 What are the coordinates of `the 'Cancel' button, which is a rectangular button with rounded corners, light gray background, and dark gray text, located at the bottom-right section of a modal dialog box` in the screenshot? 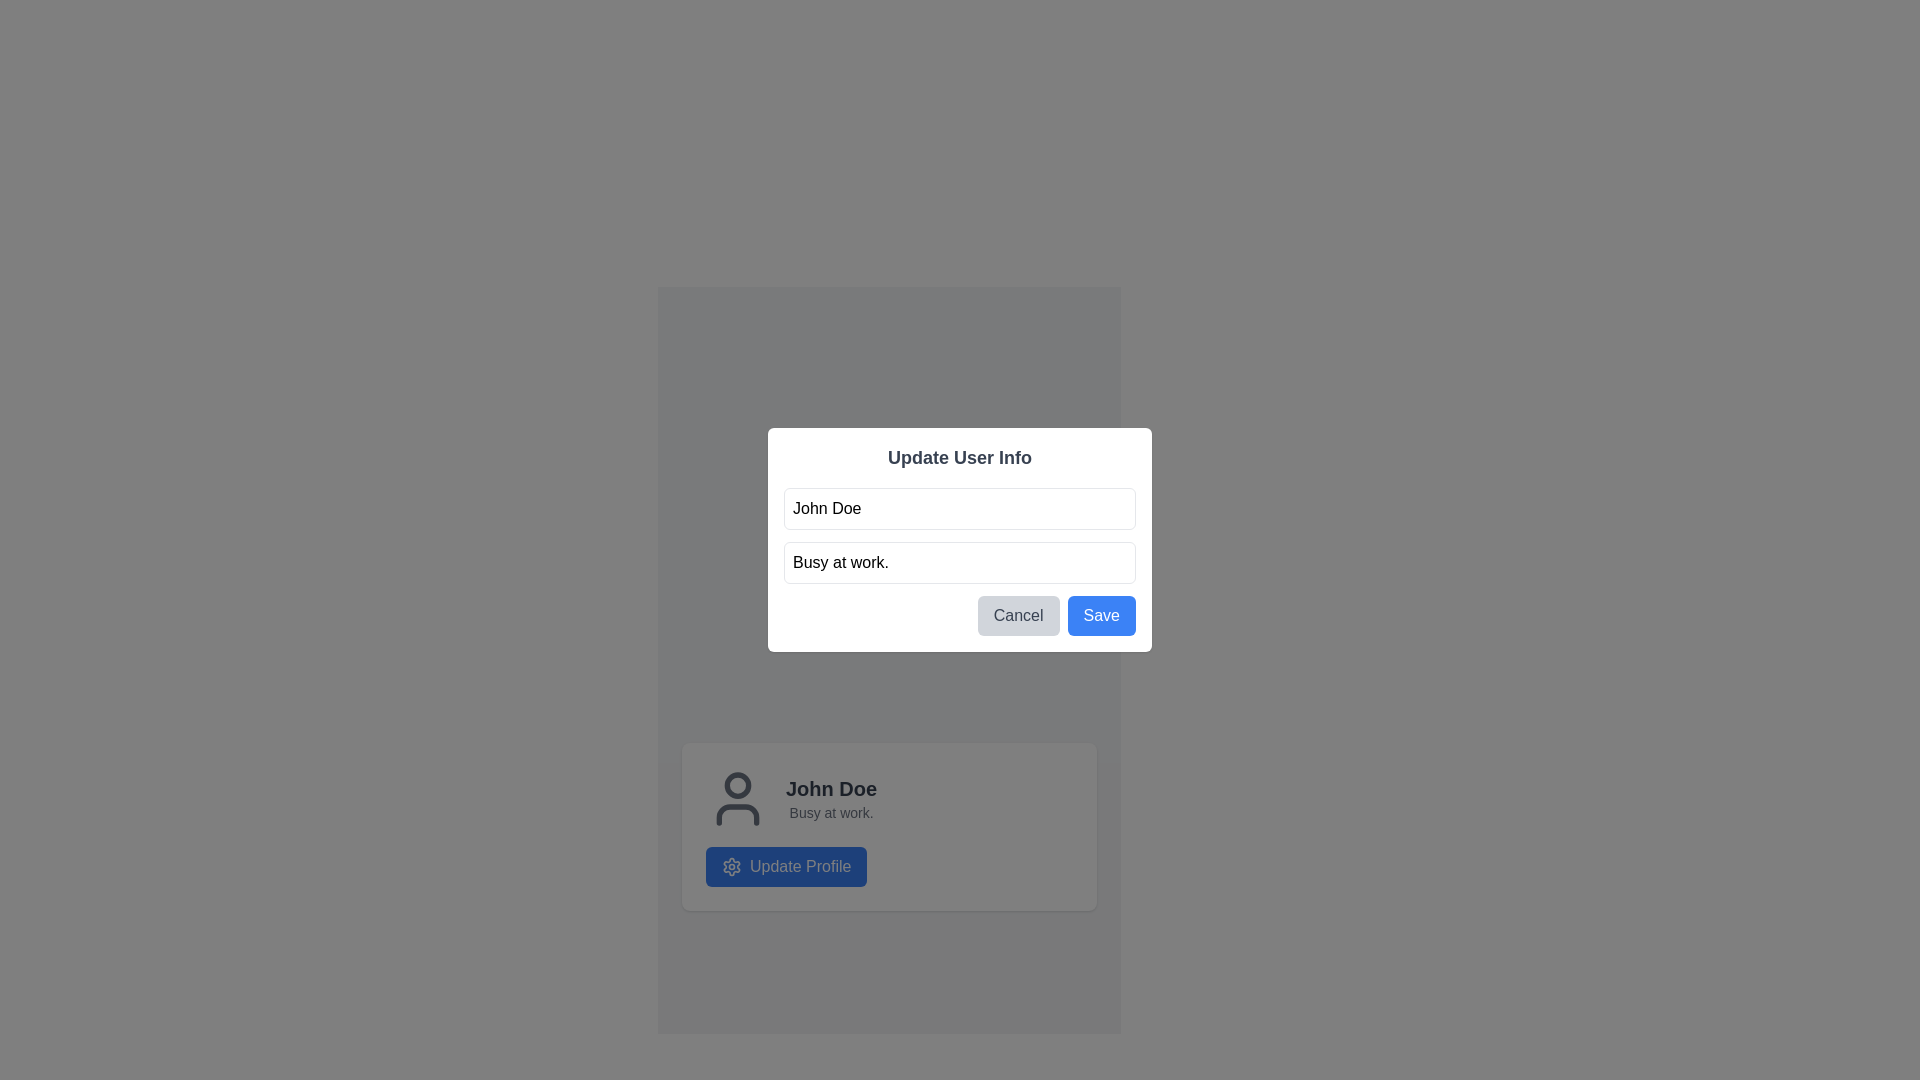 It's located at (1018, 615).